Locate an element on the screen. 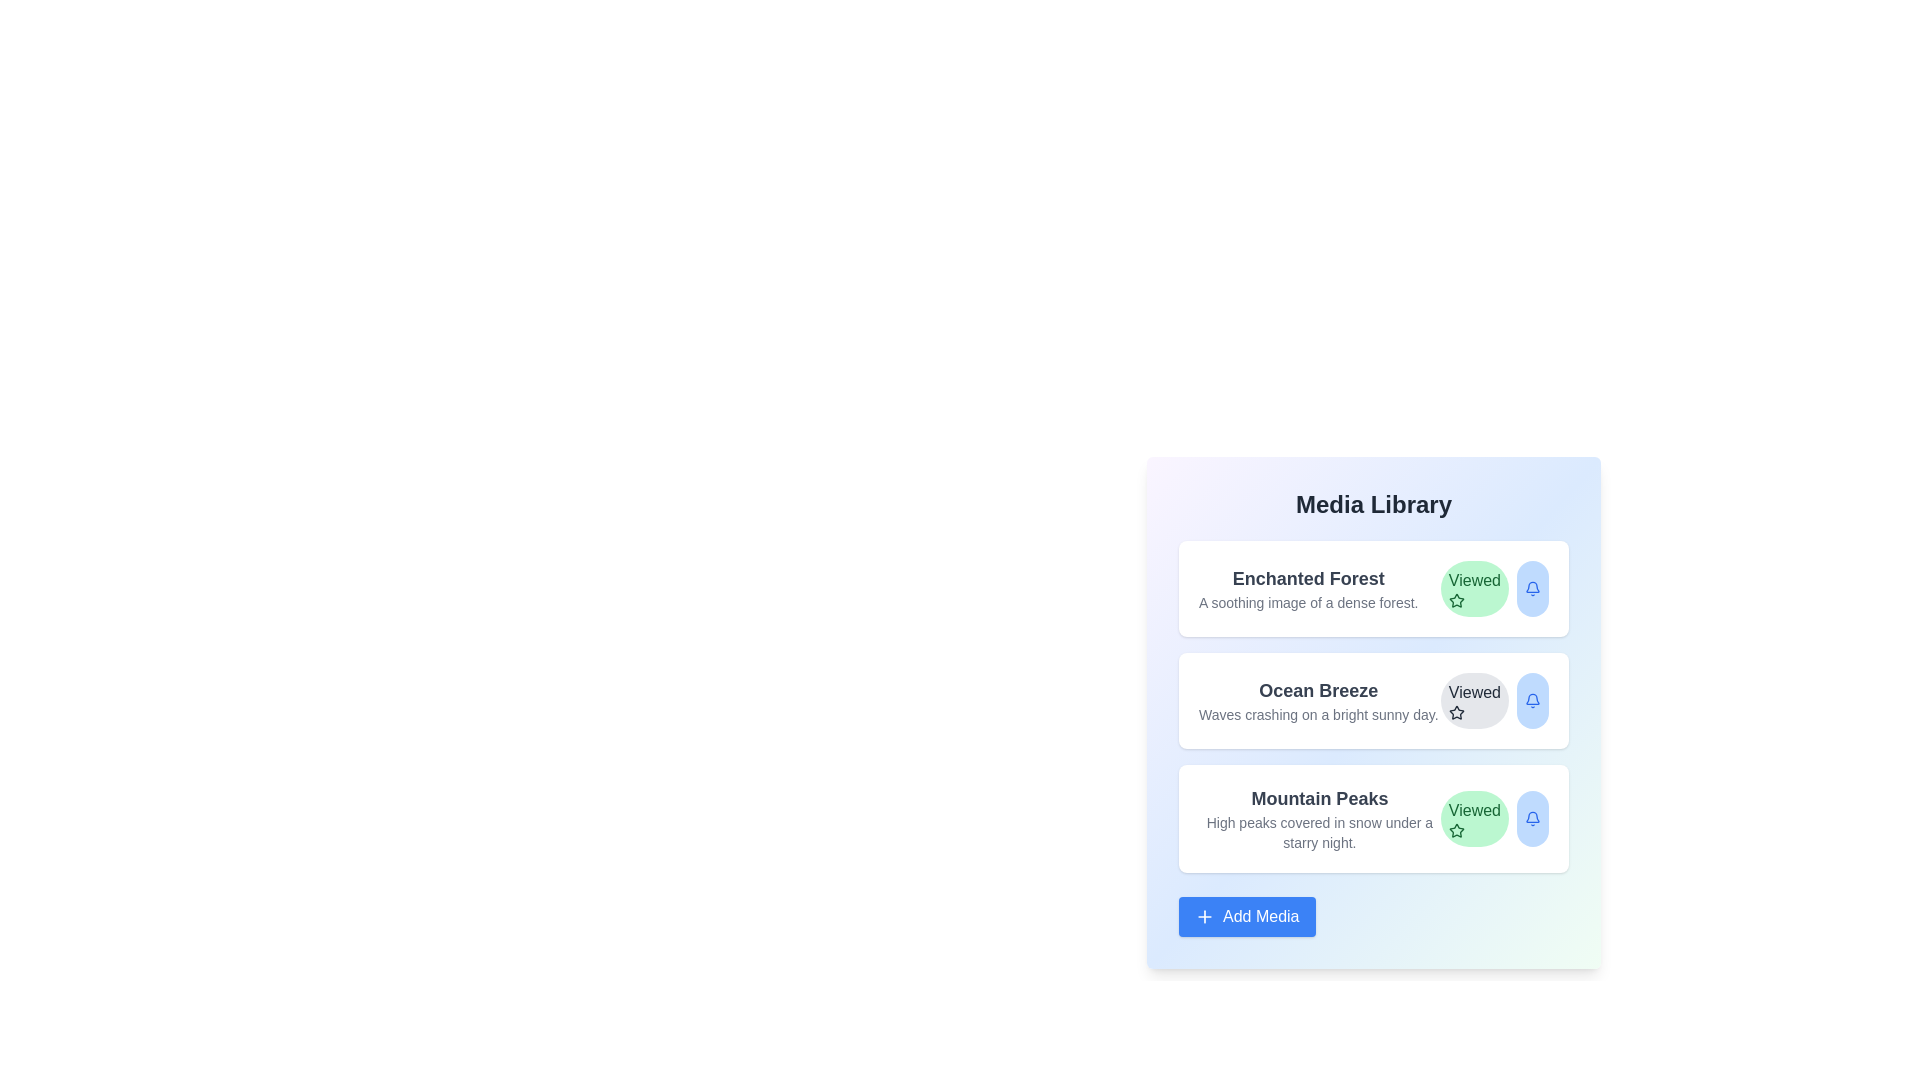  the 'Add Media' button to add a new media item is located at coordinates (1246, 917).